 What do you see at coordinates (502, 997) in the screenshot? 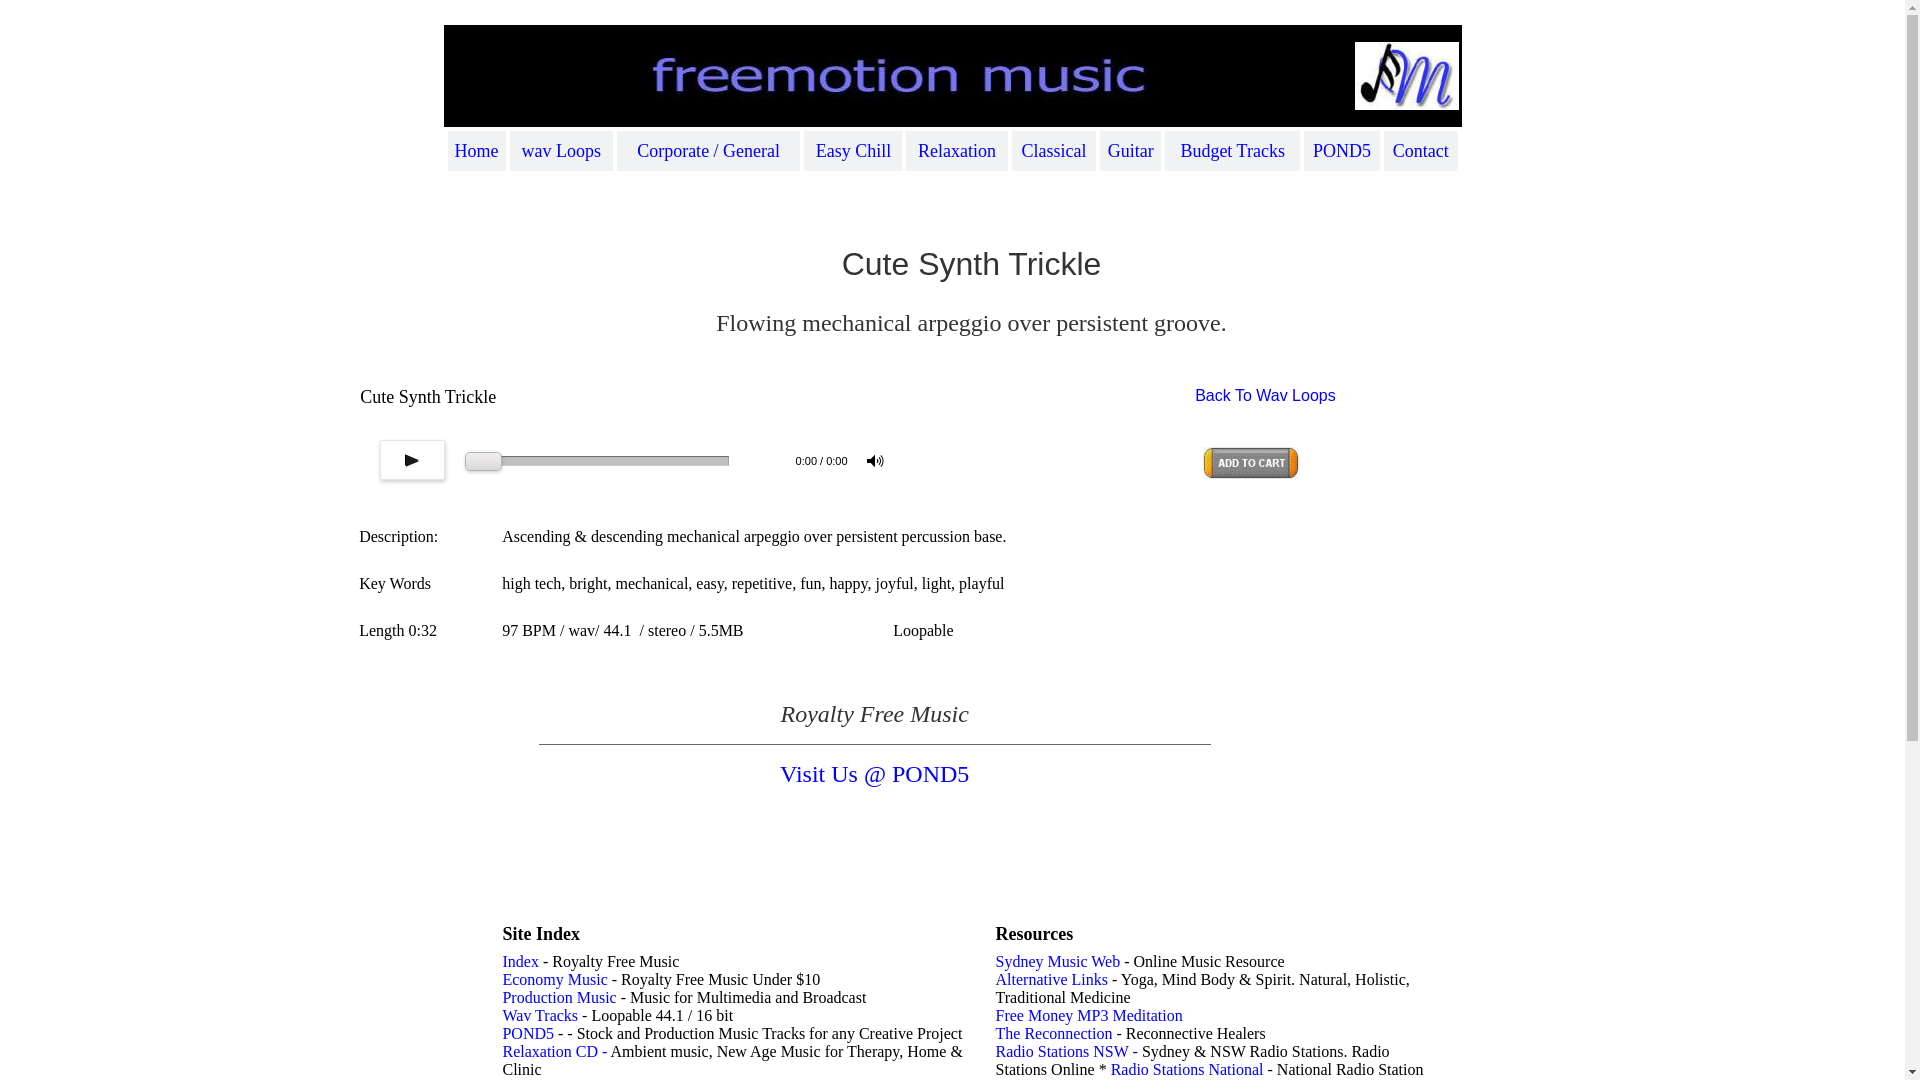
I see `'Production Music '` at bounding box center [502, 997].